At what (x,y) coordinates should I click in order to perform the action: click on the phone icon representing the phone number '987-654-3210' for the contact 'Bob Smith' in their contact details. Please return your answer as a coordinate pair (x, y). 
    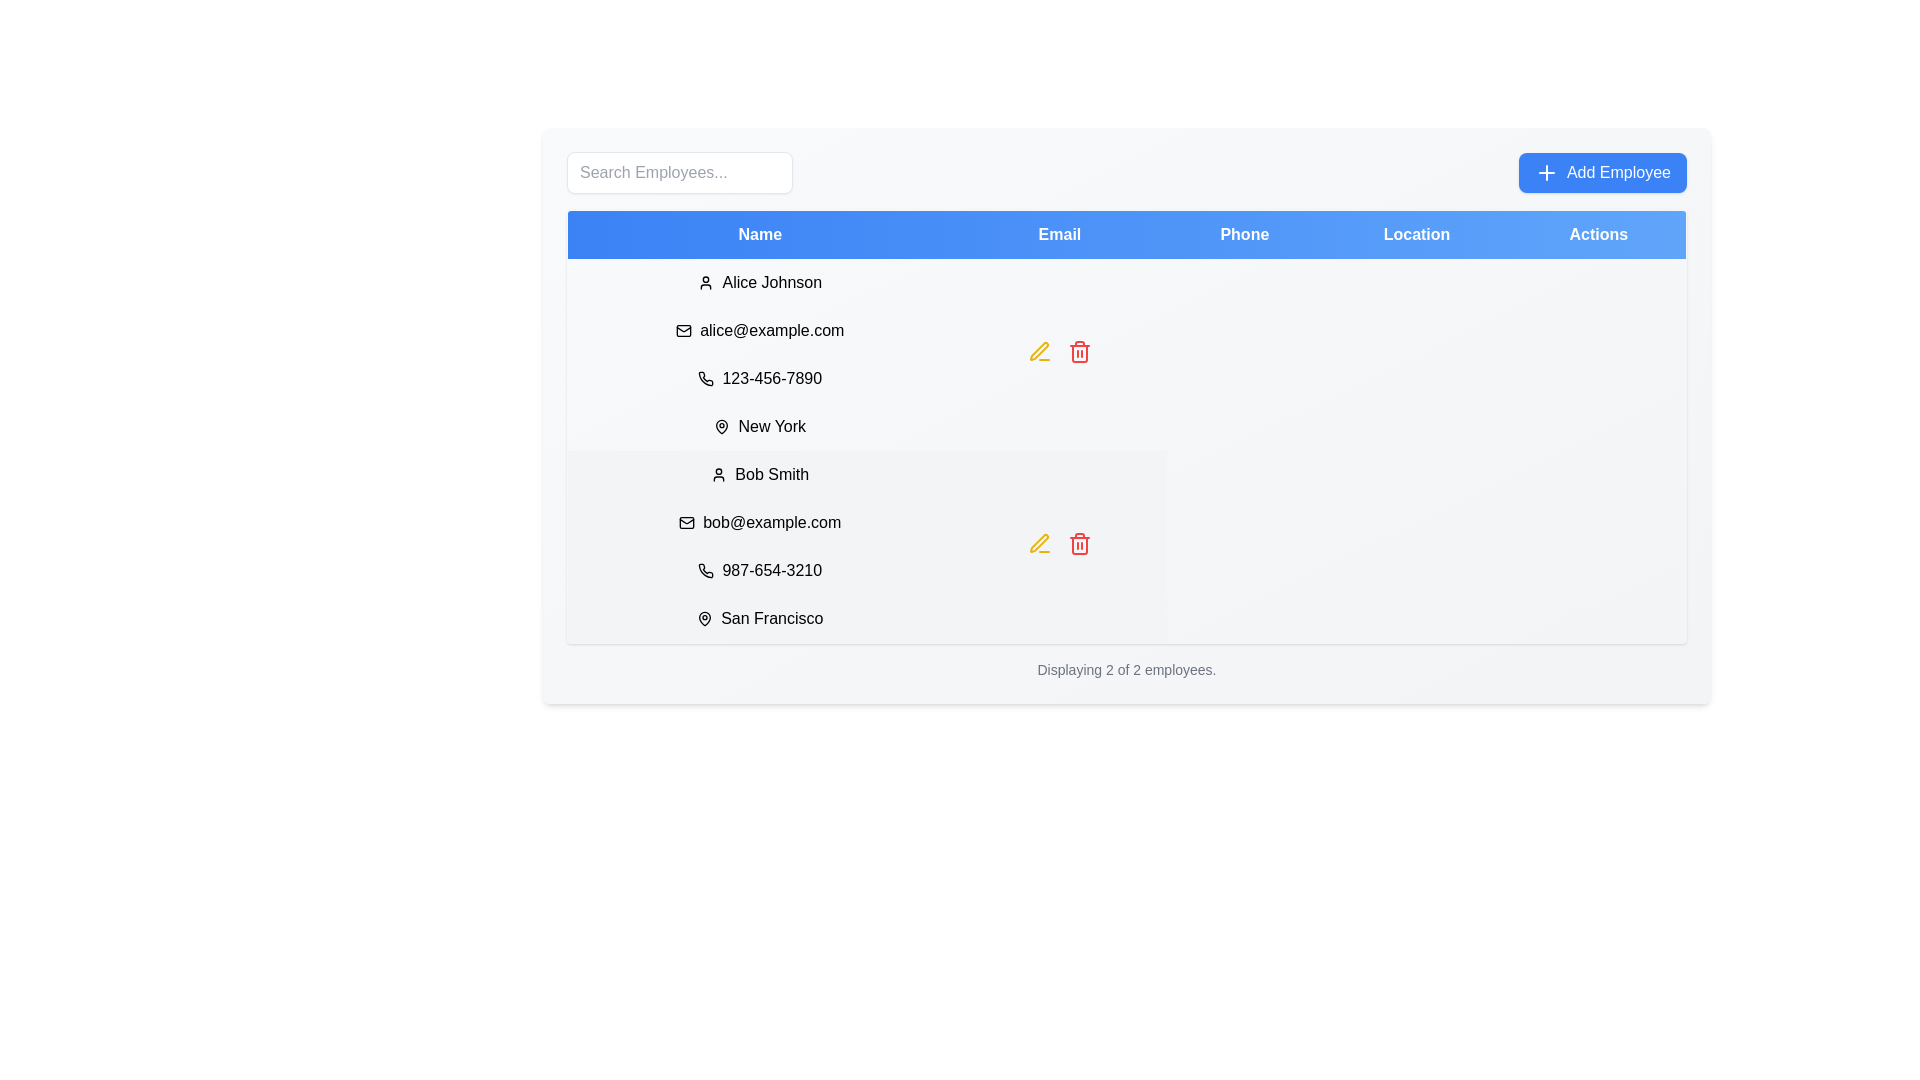
    Looking at the image, I should click on (706, 570).